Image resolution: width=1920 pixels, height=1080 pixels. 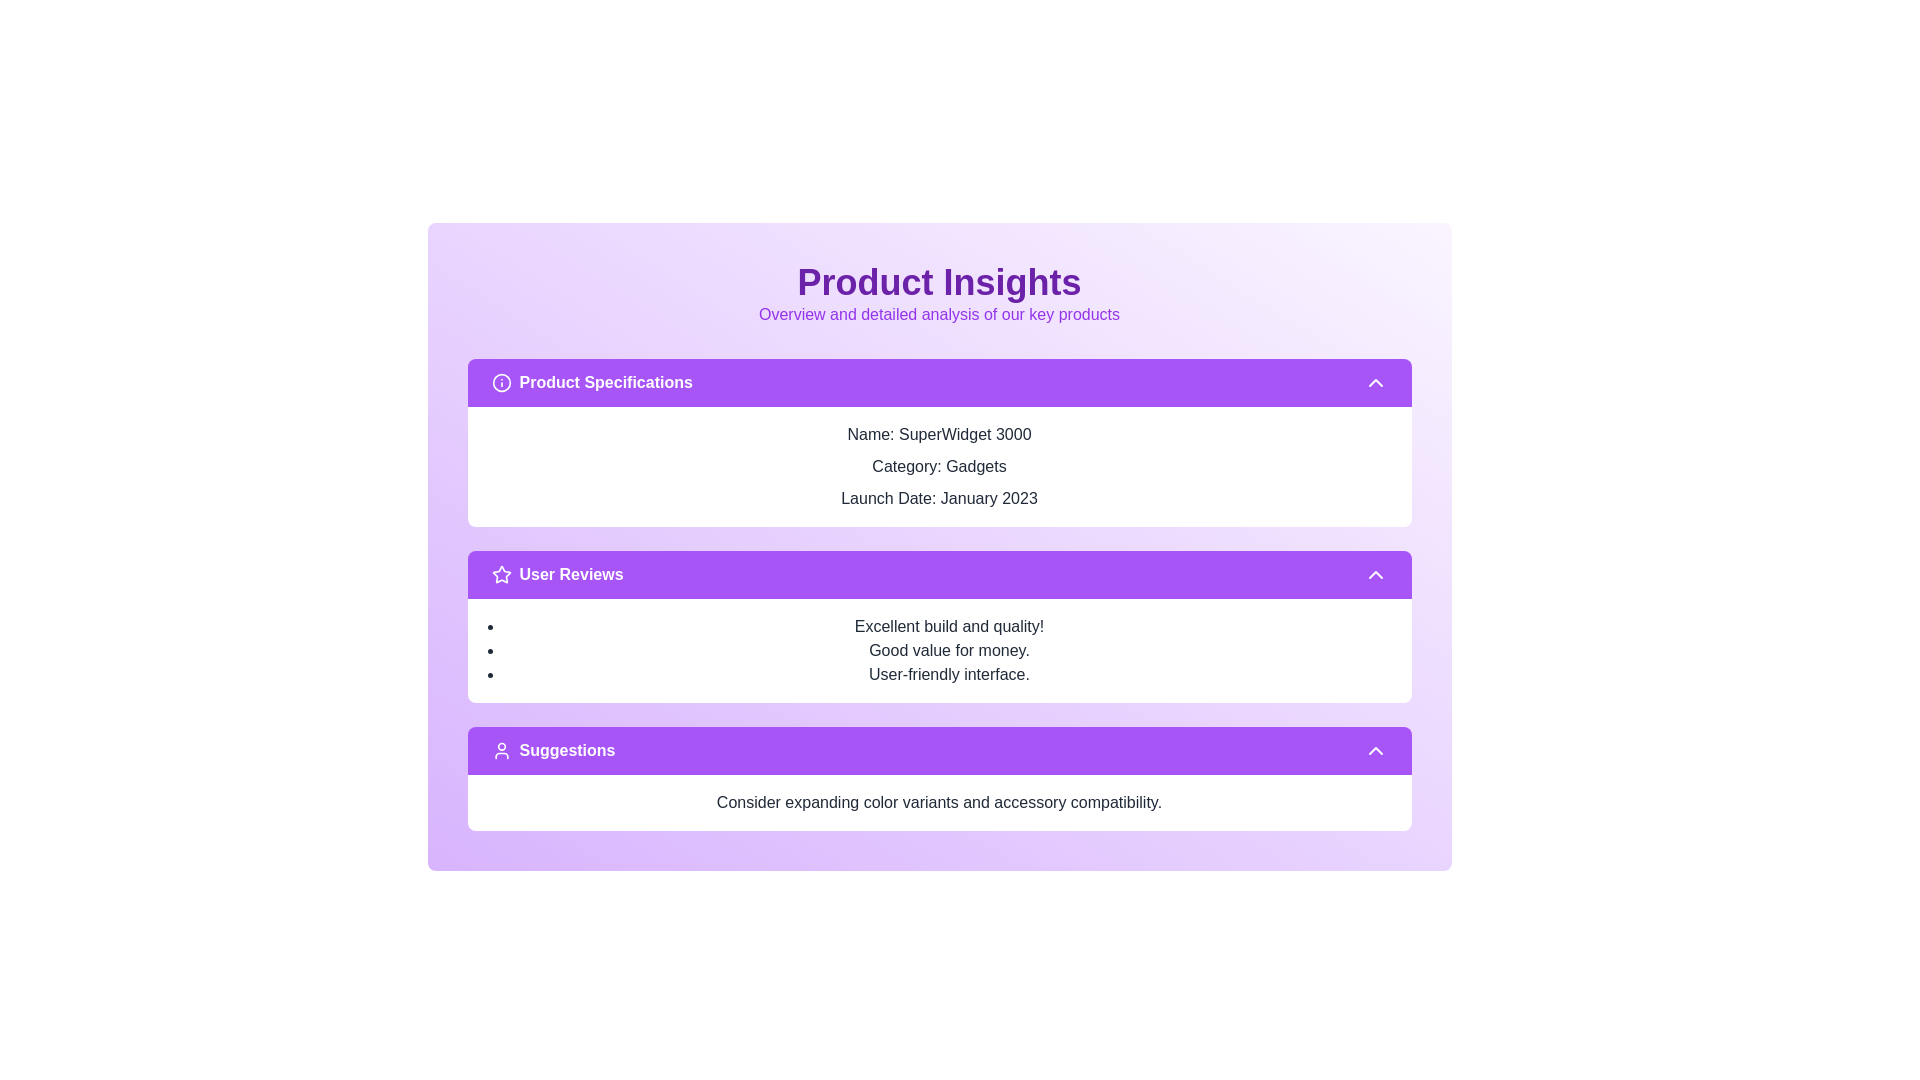 I want to click on the user icon element, which is styled with a white outline on a purple background and is located to the left of the text 'Suggestions' within the card interface, so click(x=501, y=751).